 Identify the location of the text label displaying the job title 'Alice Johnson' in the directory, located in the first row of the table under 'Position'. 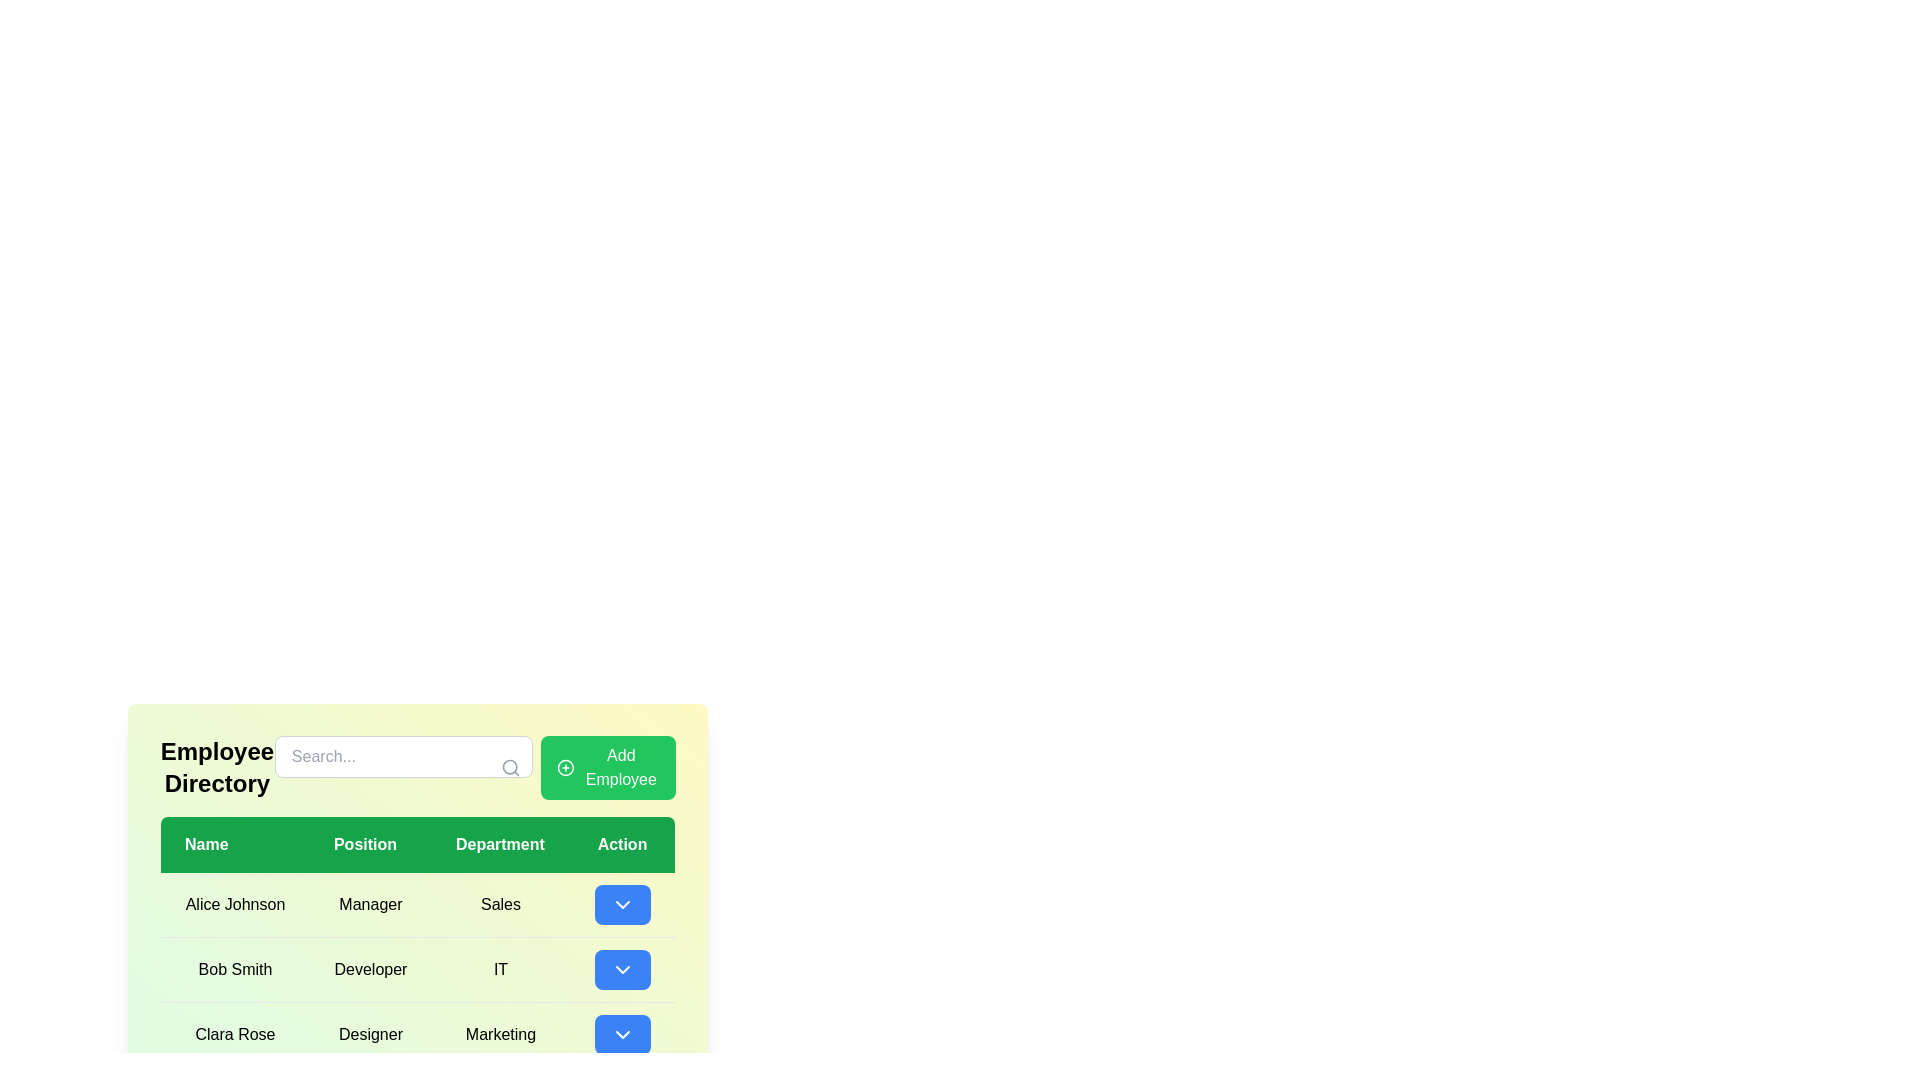
(370, 905).